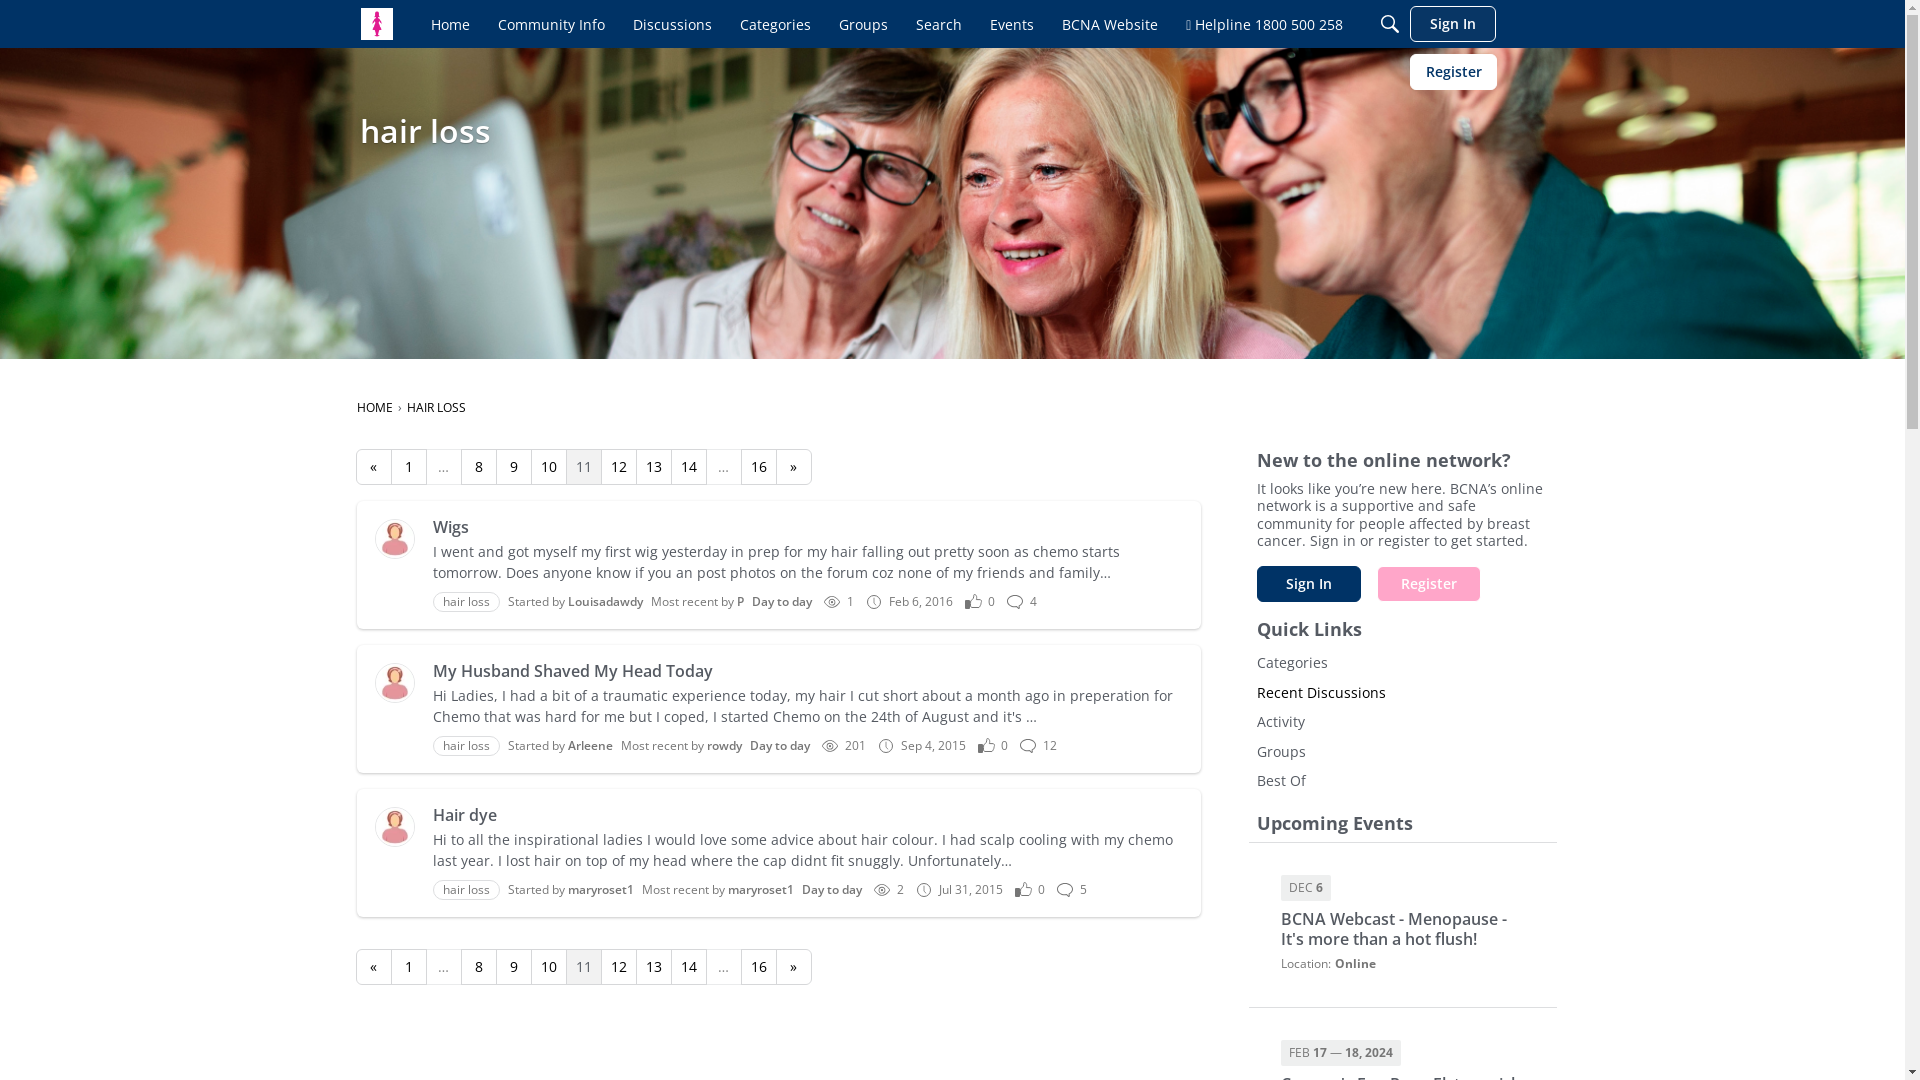 This screenshot has height=1080, width=1920. I want to click on '11', so click(583, 966).